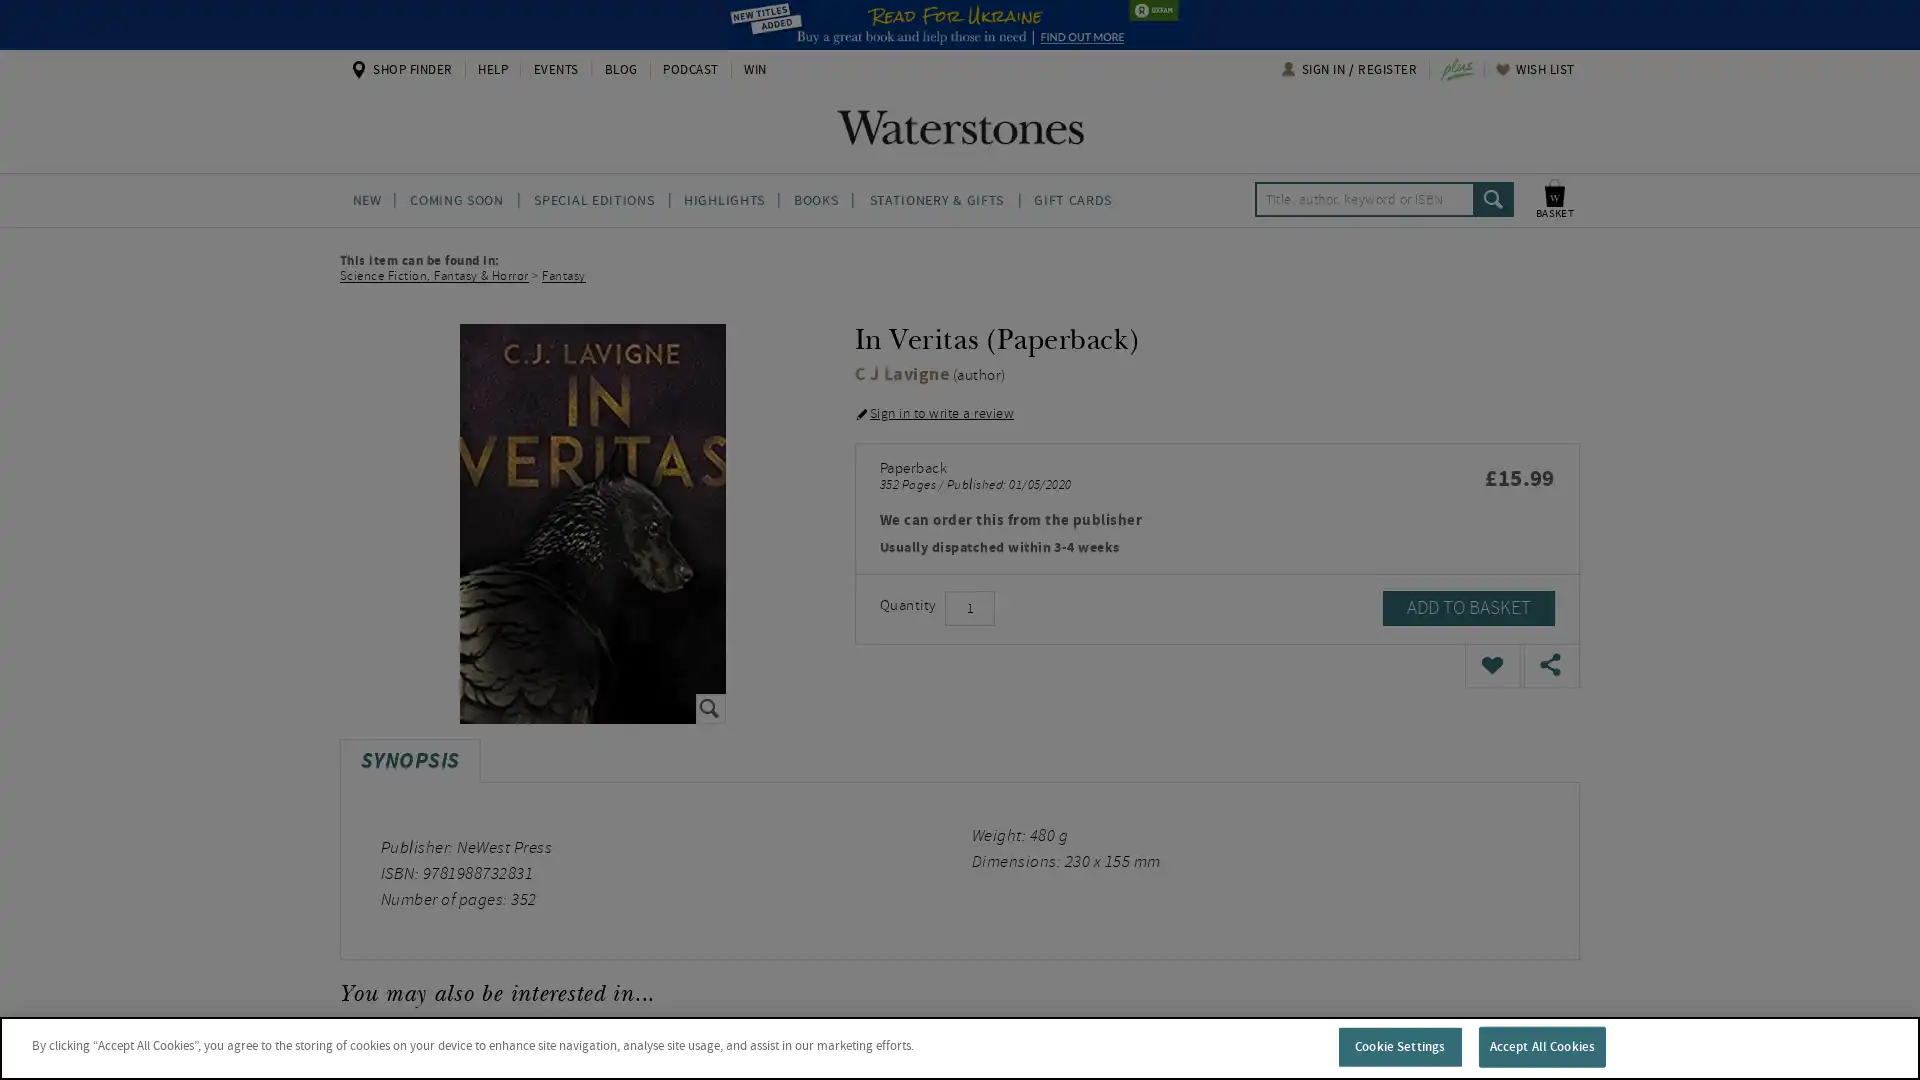  I want to click on Cookie Settings, so click(1398, 1045).